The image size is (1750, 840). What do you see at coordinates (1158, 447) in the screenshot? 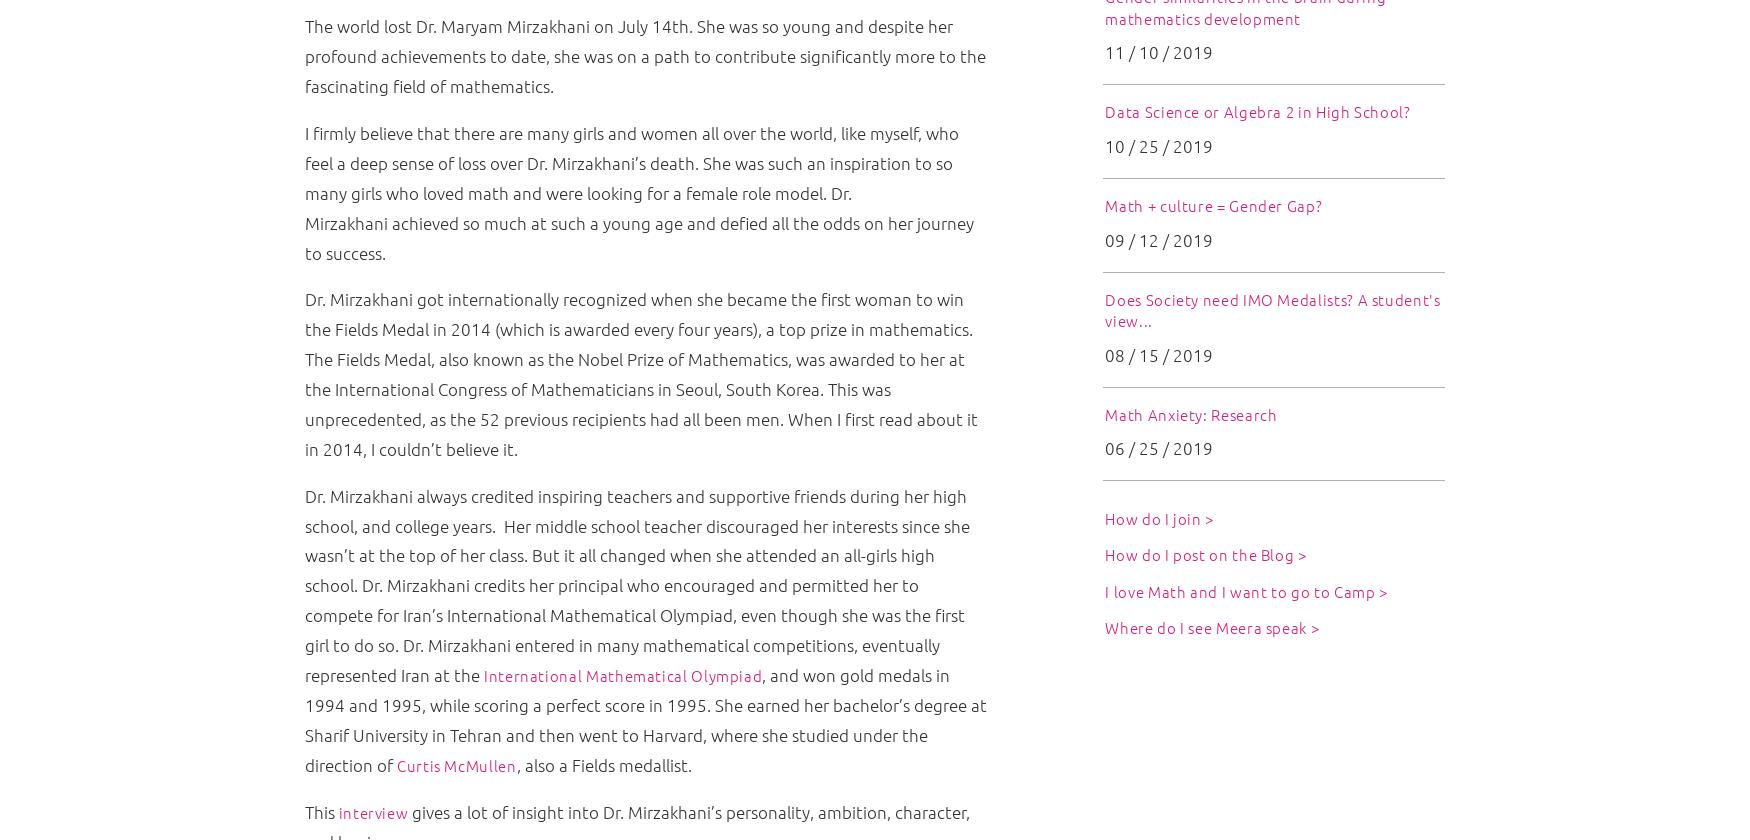
I see `'06 / 25 / 2019'` at bounding box center [1158, 447].